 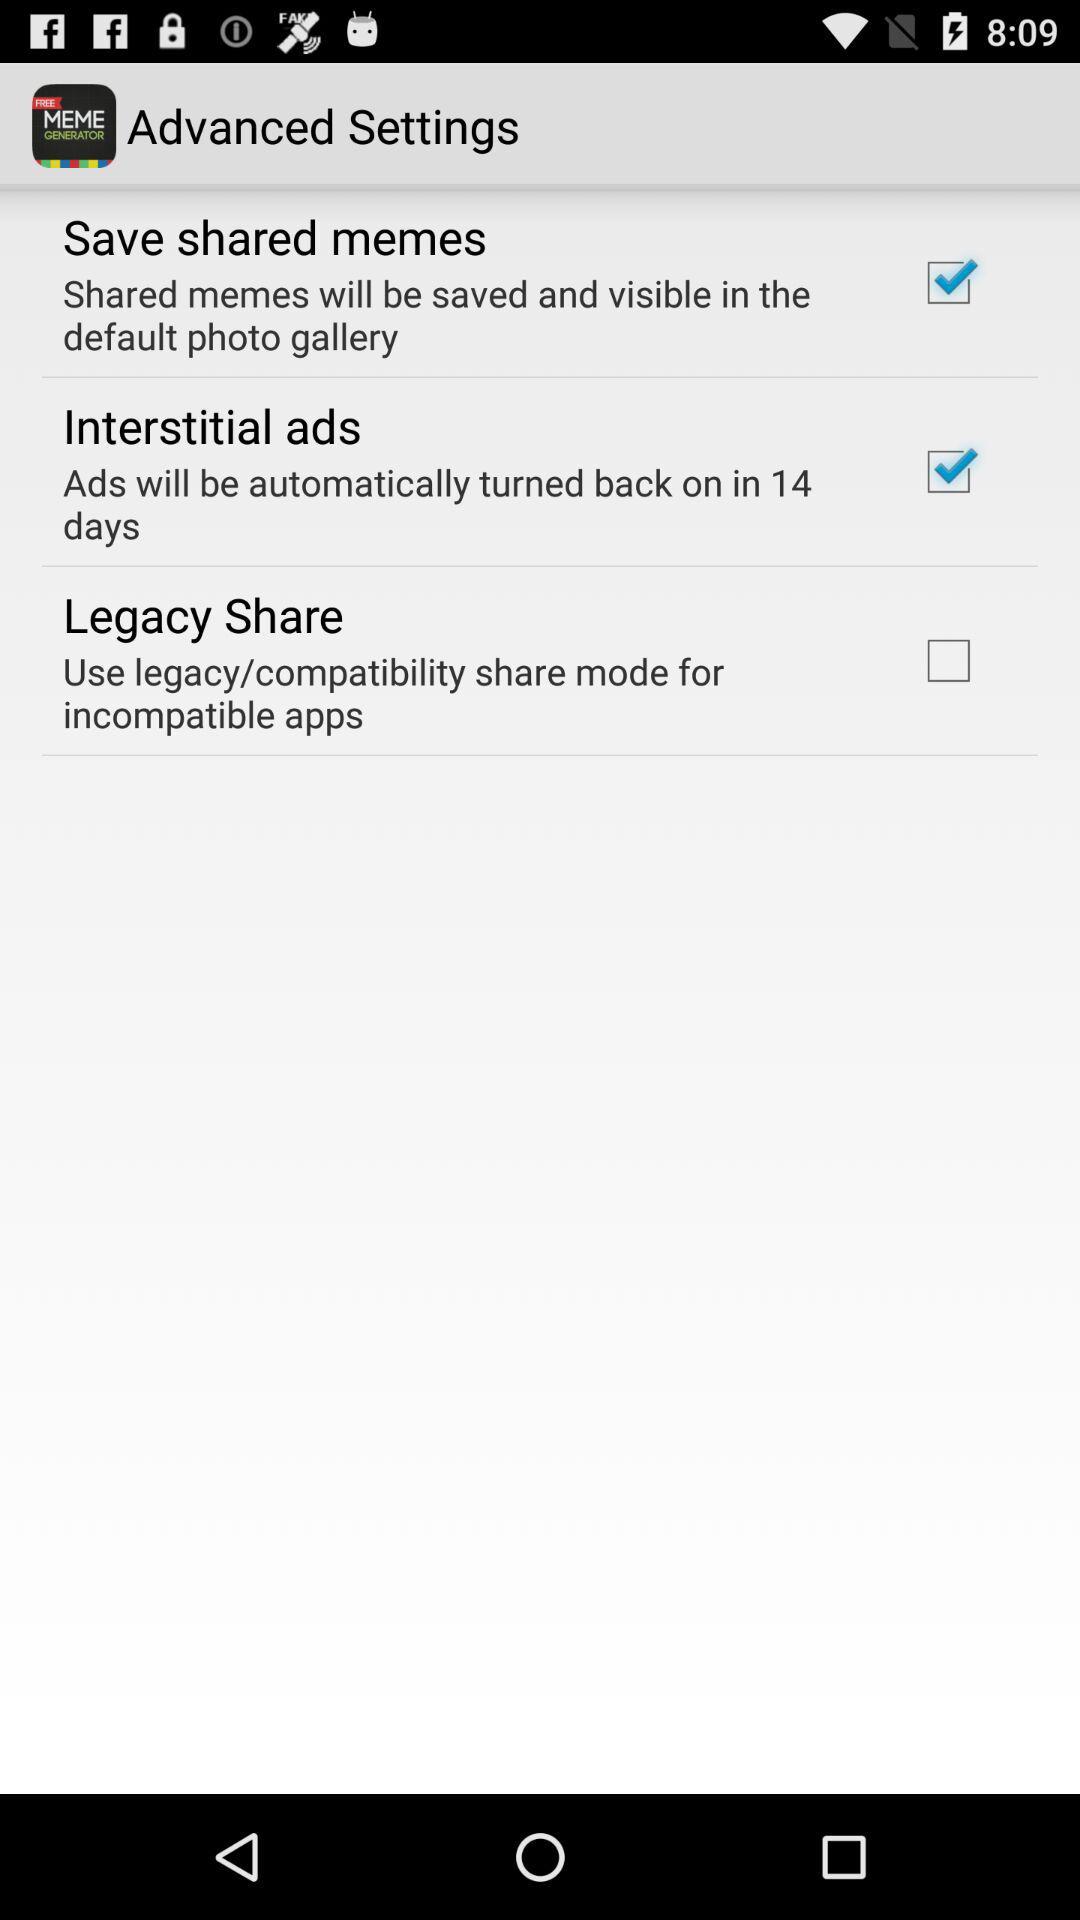 I want to click on the use legacy compatibility at the center, so click(x=463, y=692).